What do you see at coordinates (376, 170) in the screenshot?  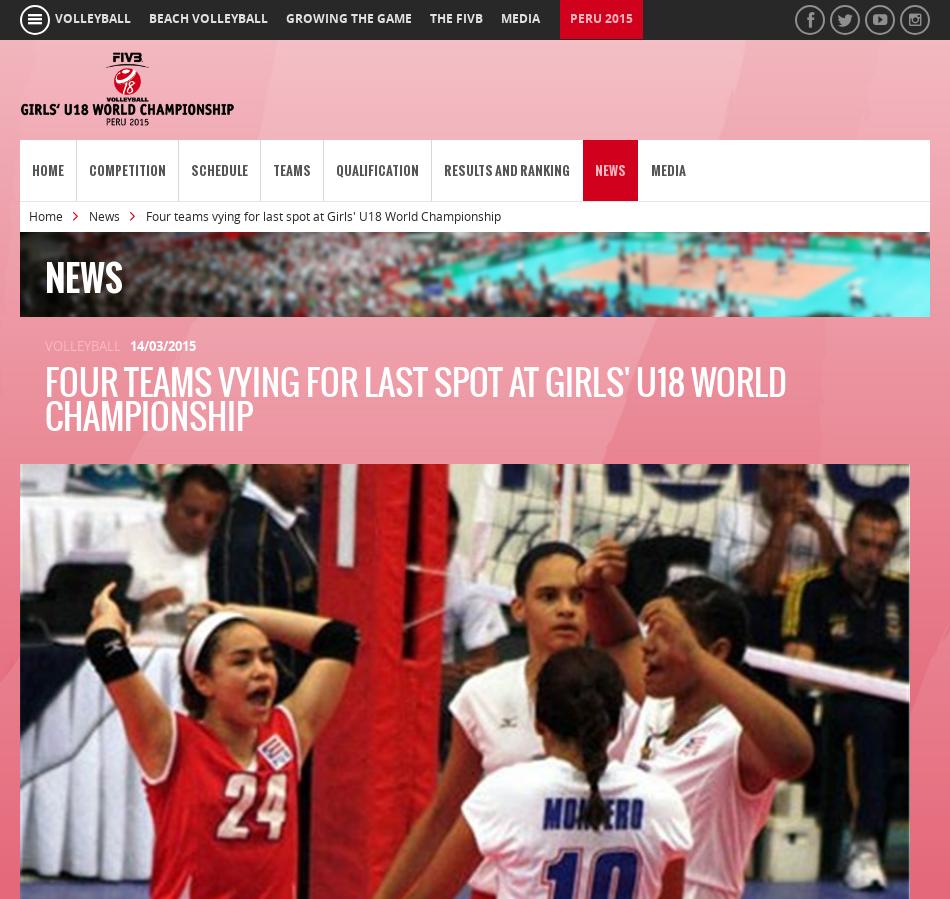 I see `'Qualification'` at bounding box center [376, 170].